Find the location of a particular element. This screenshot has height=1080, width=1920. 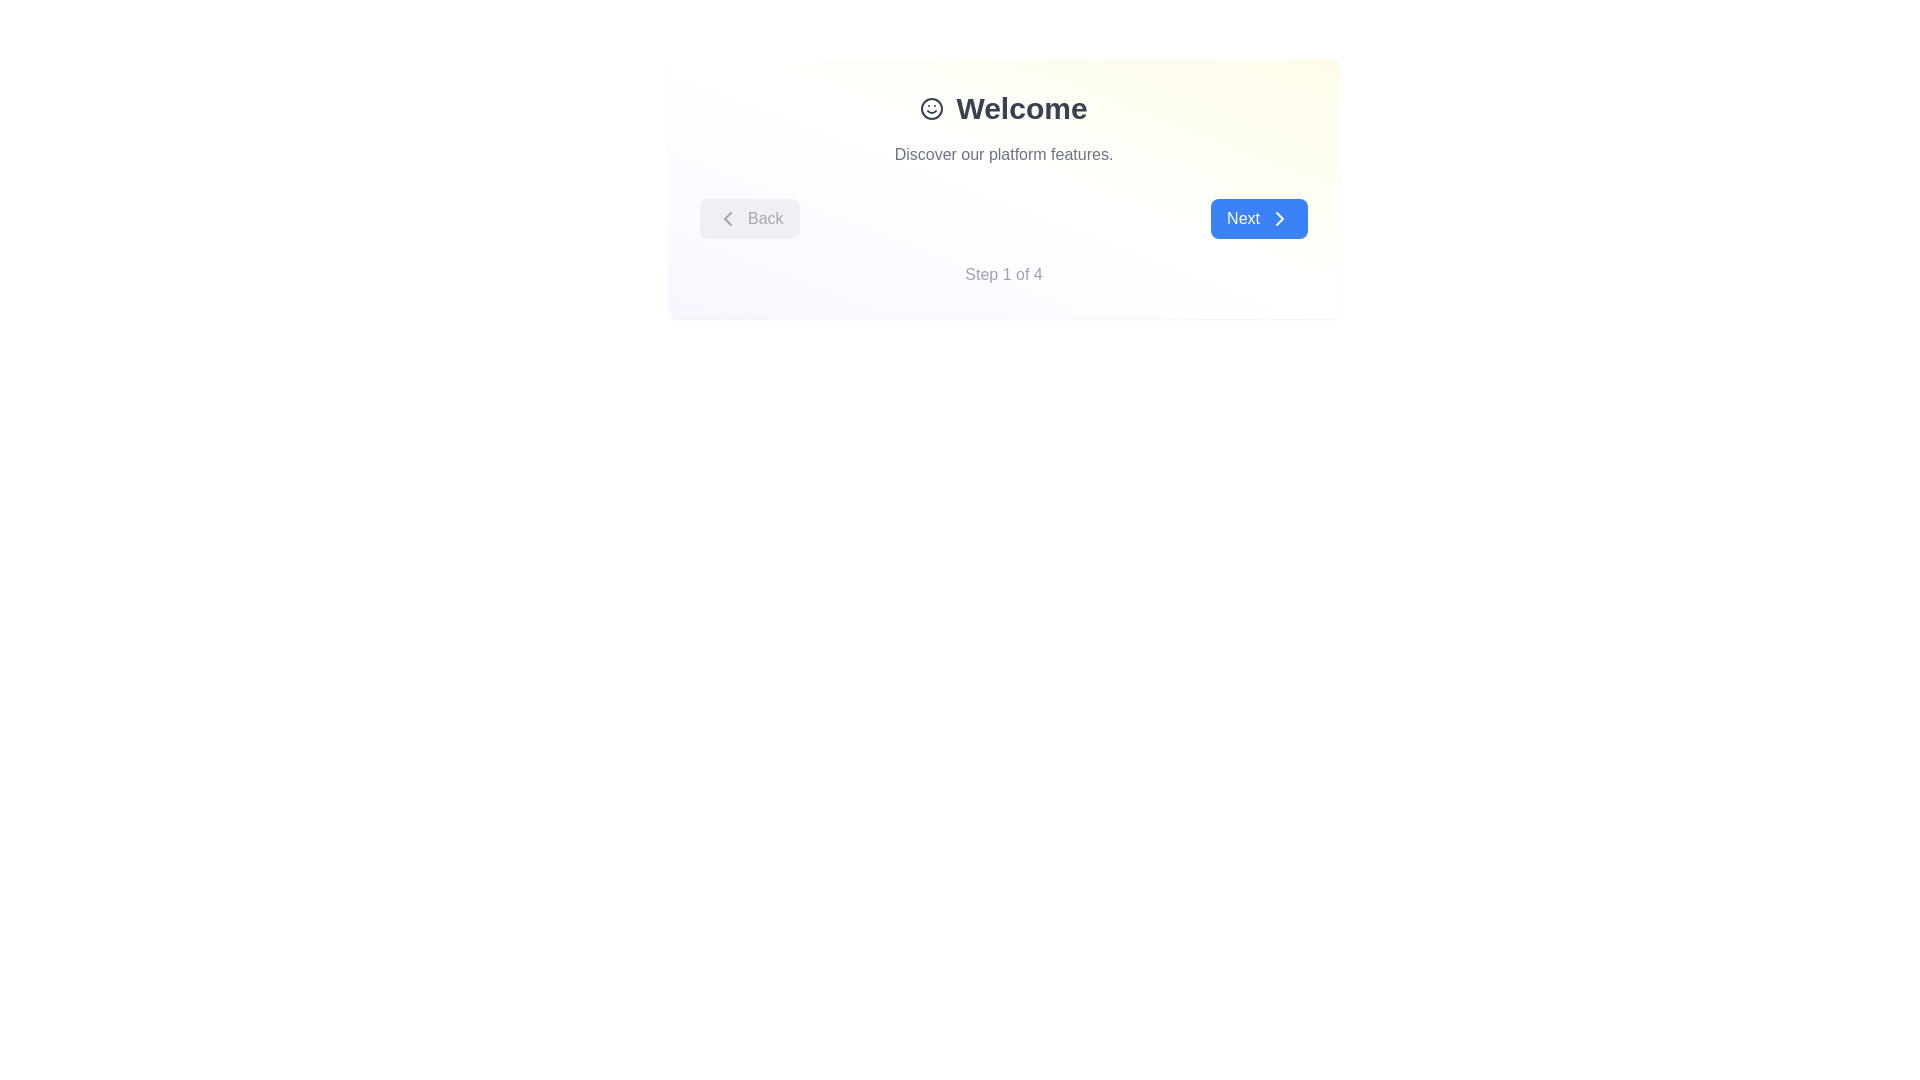

the circular graphical element that is part of the smiley face icon located above the text 'Welcome' is located at coordinates (931, 108).